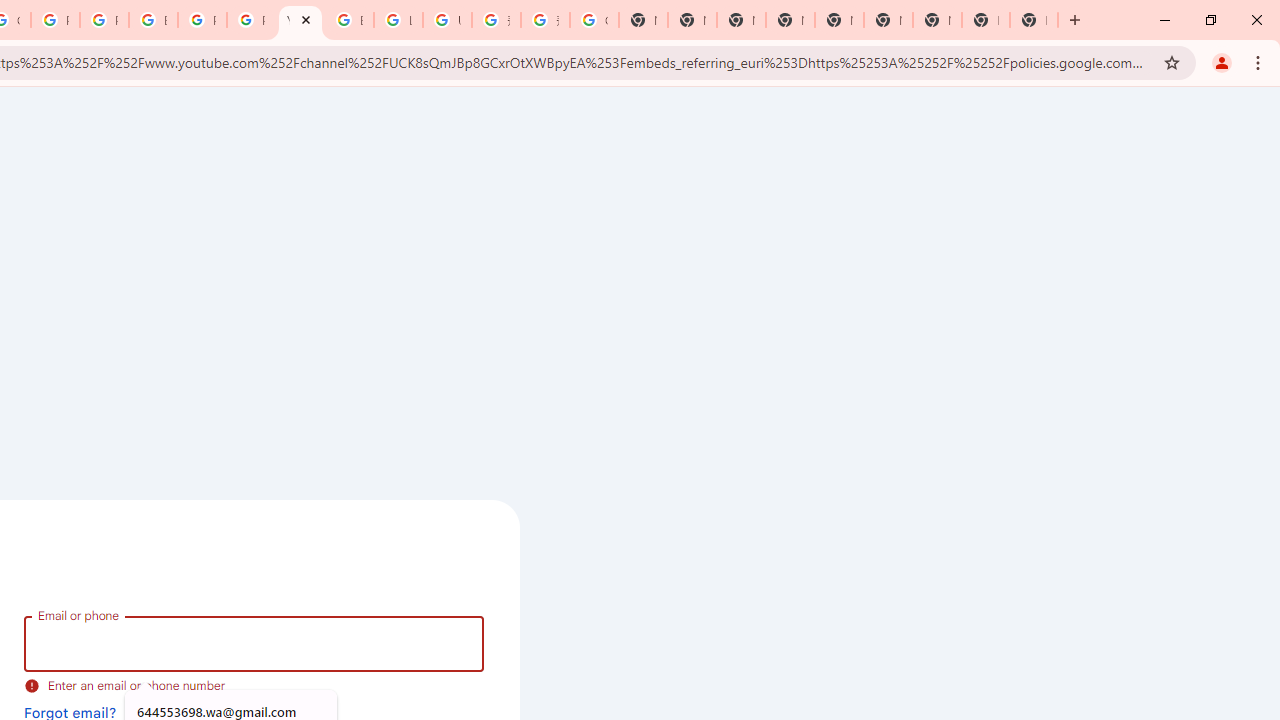 The image size is (1280, 720). Describe the element at coordinates (1034, 20) in the screenshot. I see `'New Tab'` at that location.